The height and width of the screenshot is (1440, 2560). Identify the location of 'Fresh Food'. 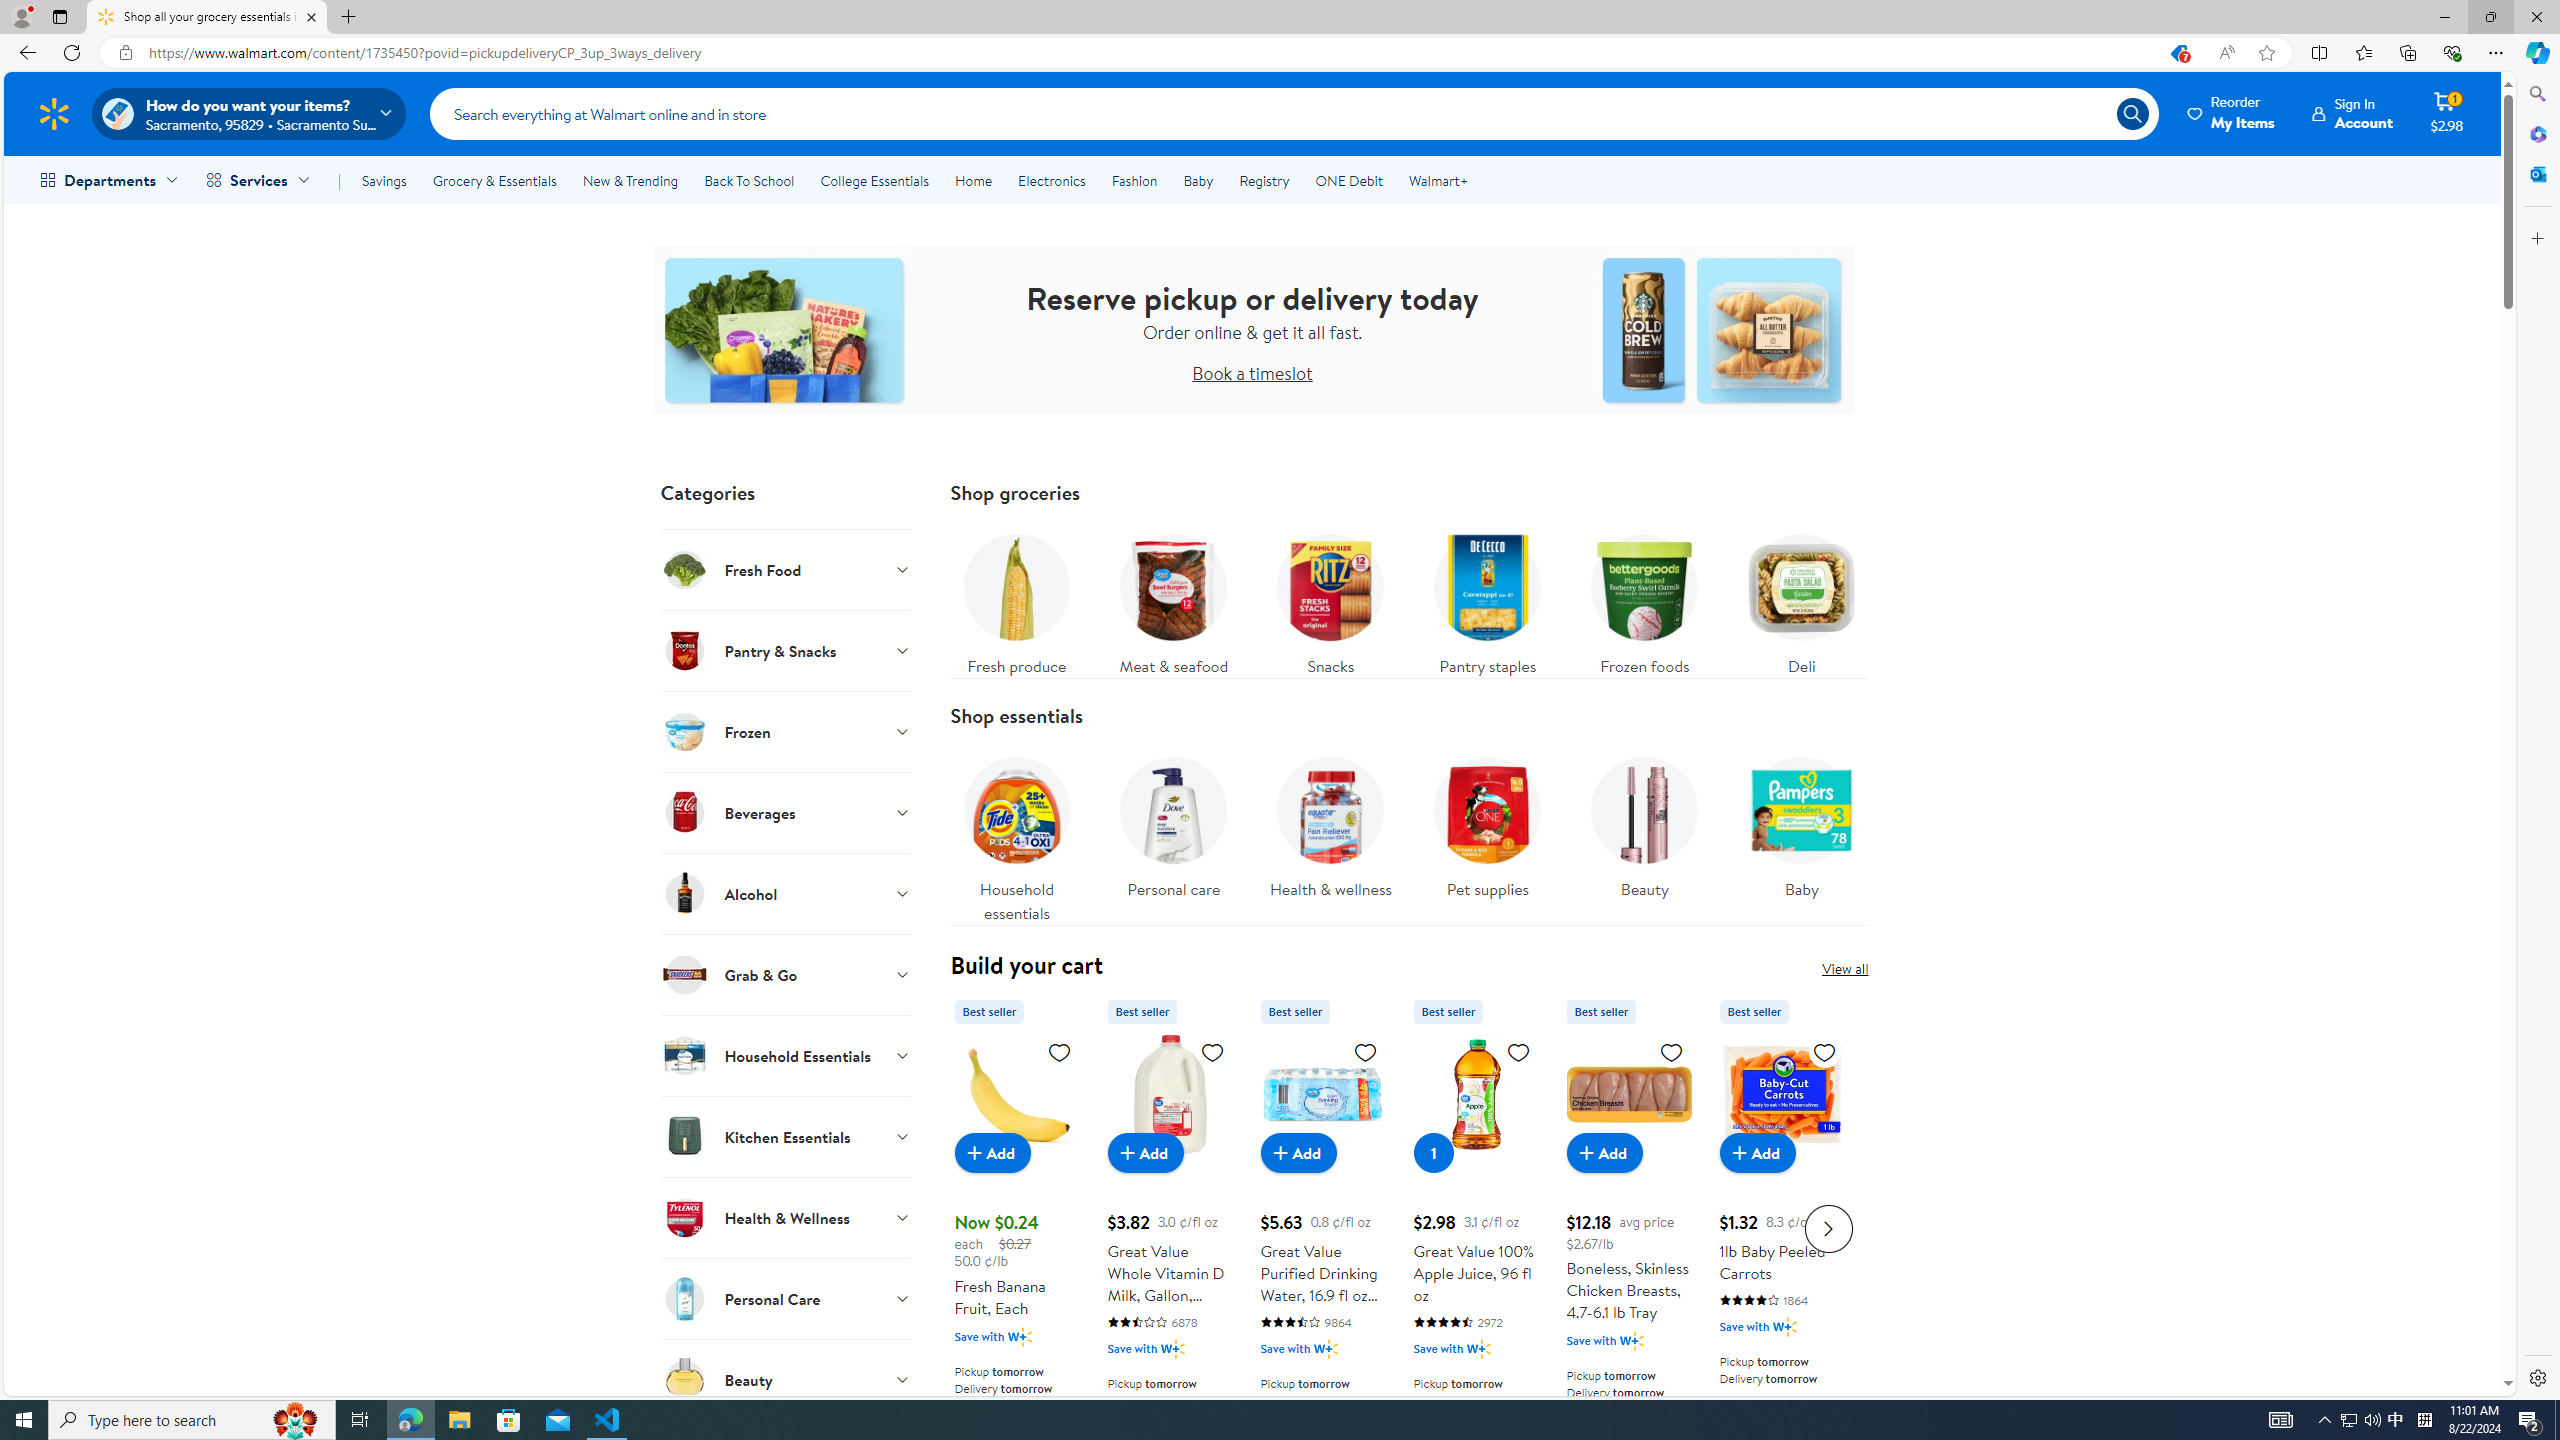
(784, 568).